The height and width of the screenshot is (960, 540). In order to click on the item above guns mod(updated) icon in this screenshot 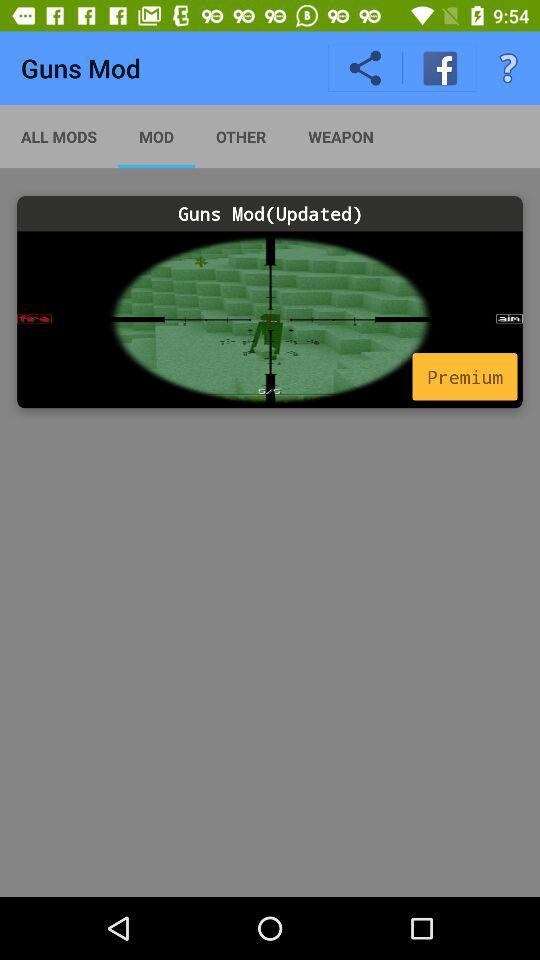, I will do `click(59, 135)`.